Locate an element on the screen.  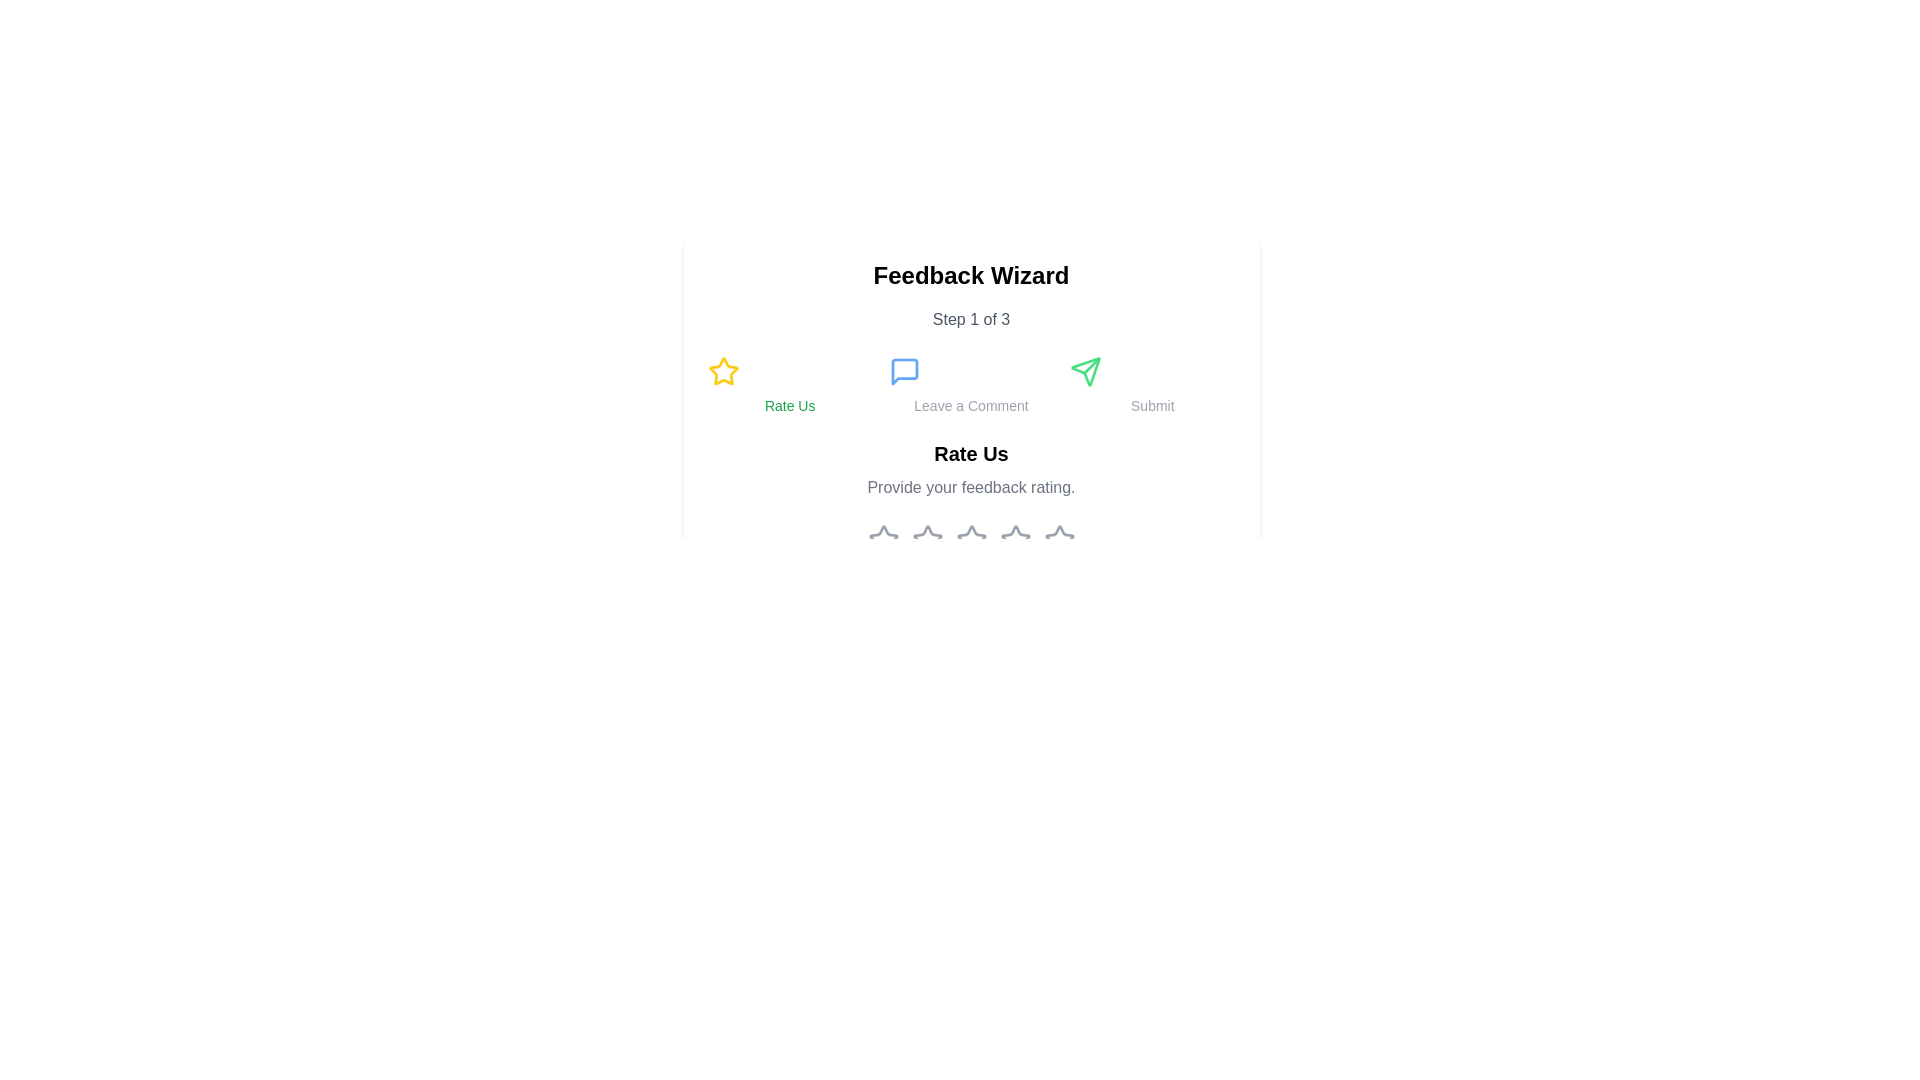
the rightmost star icon in the rating mechanism is located at coordinates (1058, 538).